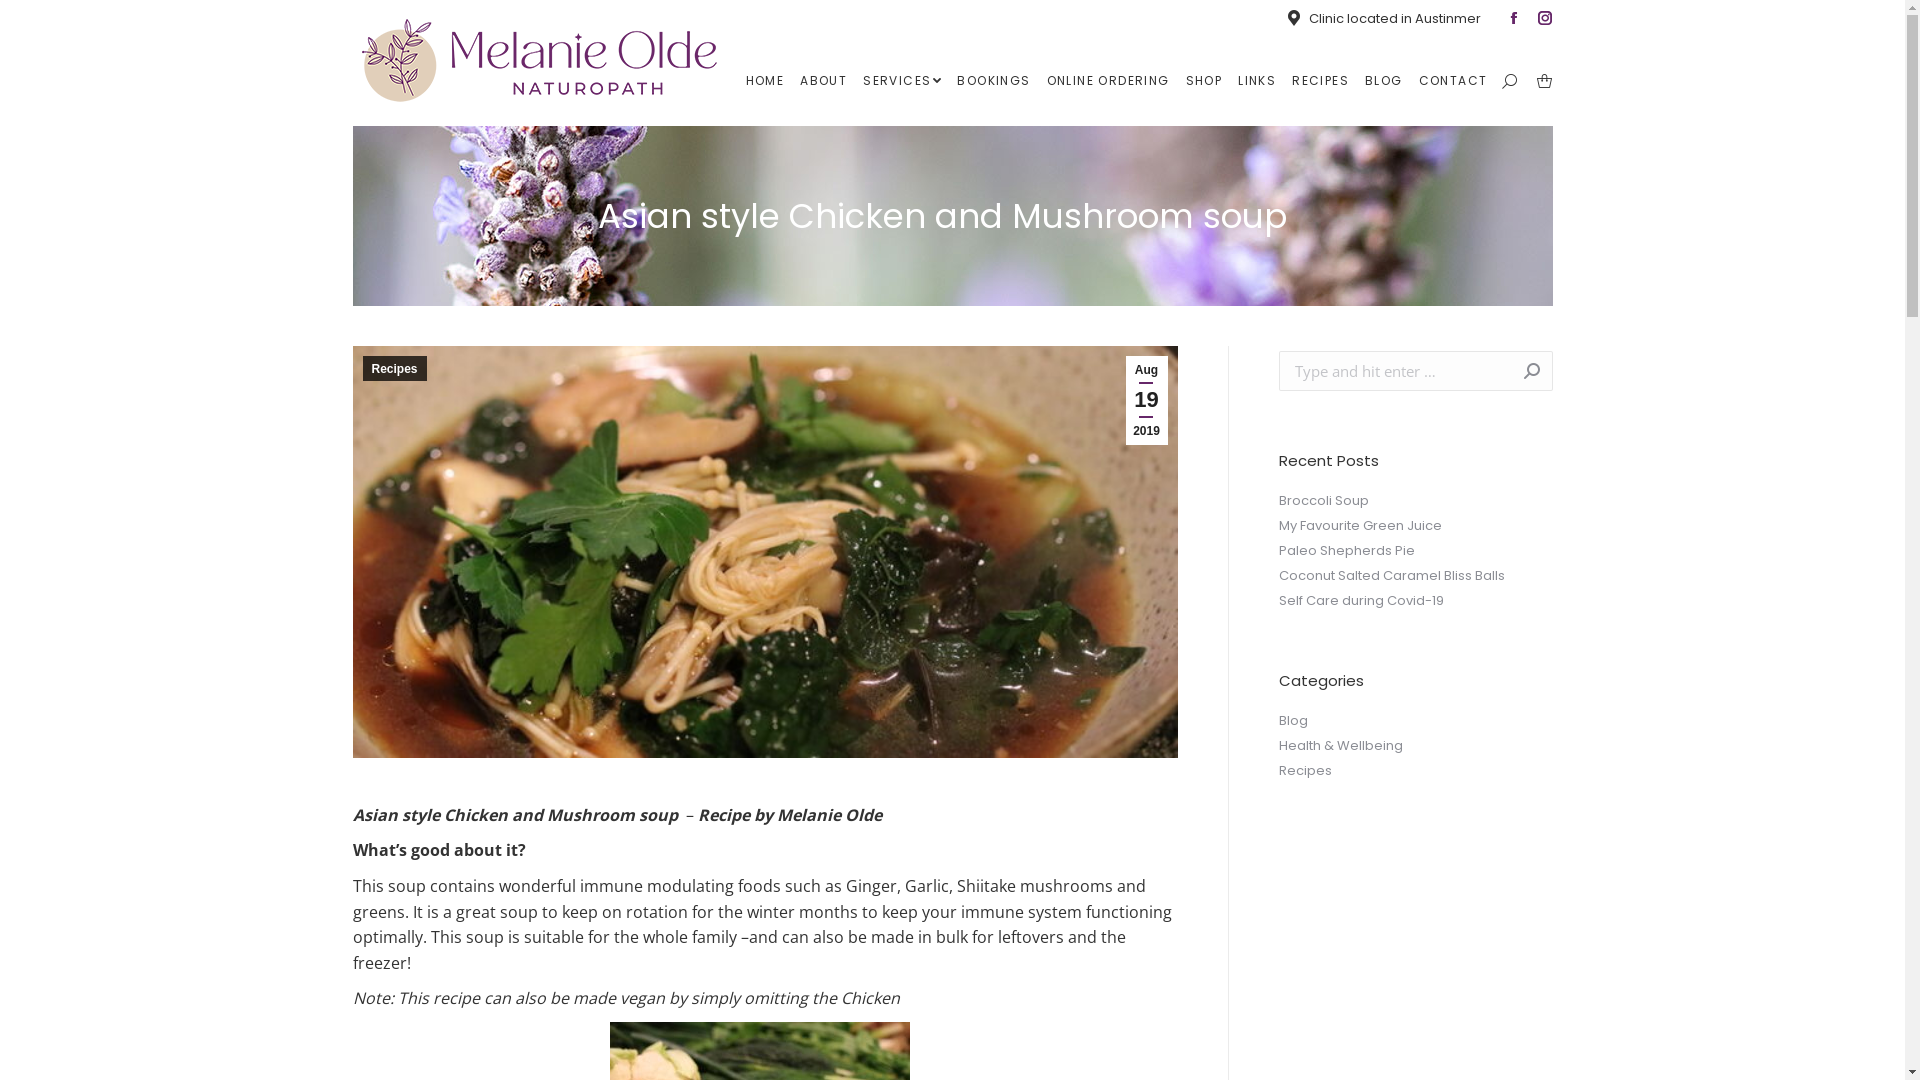  I want to click on 'Self Care during Covid-19', so click(1360, 600).